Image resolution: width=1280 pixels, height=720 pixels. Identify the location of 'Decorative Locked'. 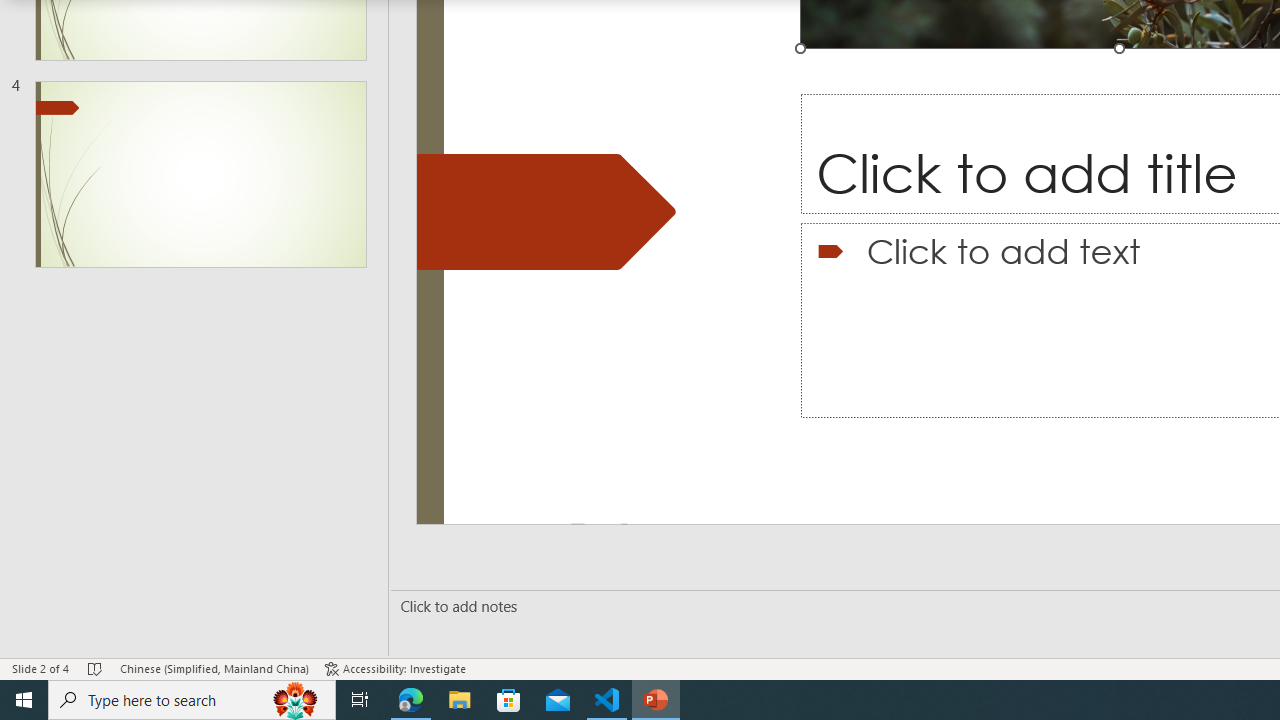
(546, 212).